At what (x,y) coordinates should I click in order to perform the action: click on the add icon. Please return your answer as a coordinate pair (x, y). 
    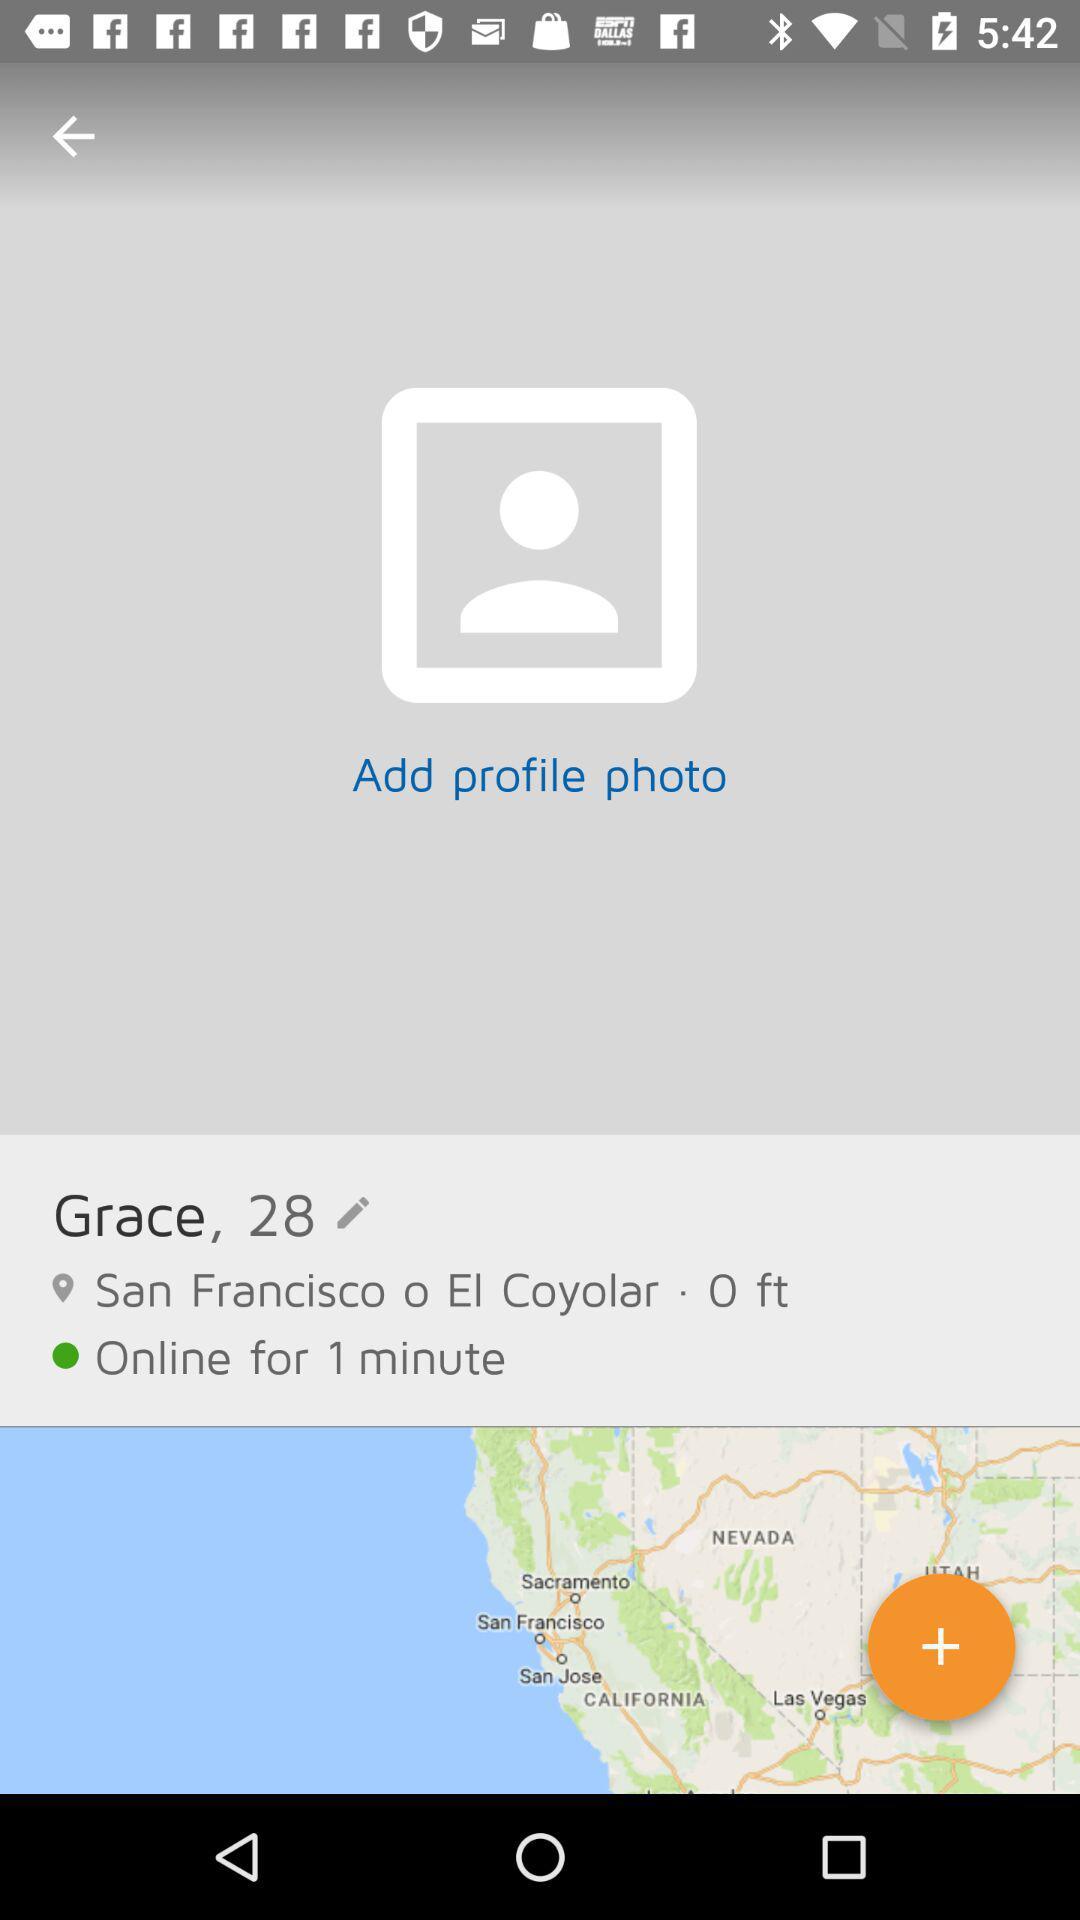
    Looking at the image, I should click on (941, 1654).